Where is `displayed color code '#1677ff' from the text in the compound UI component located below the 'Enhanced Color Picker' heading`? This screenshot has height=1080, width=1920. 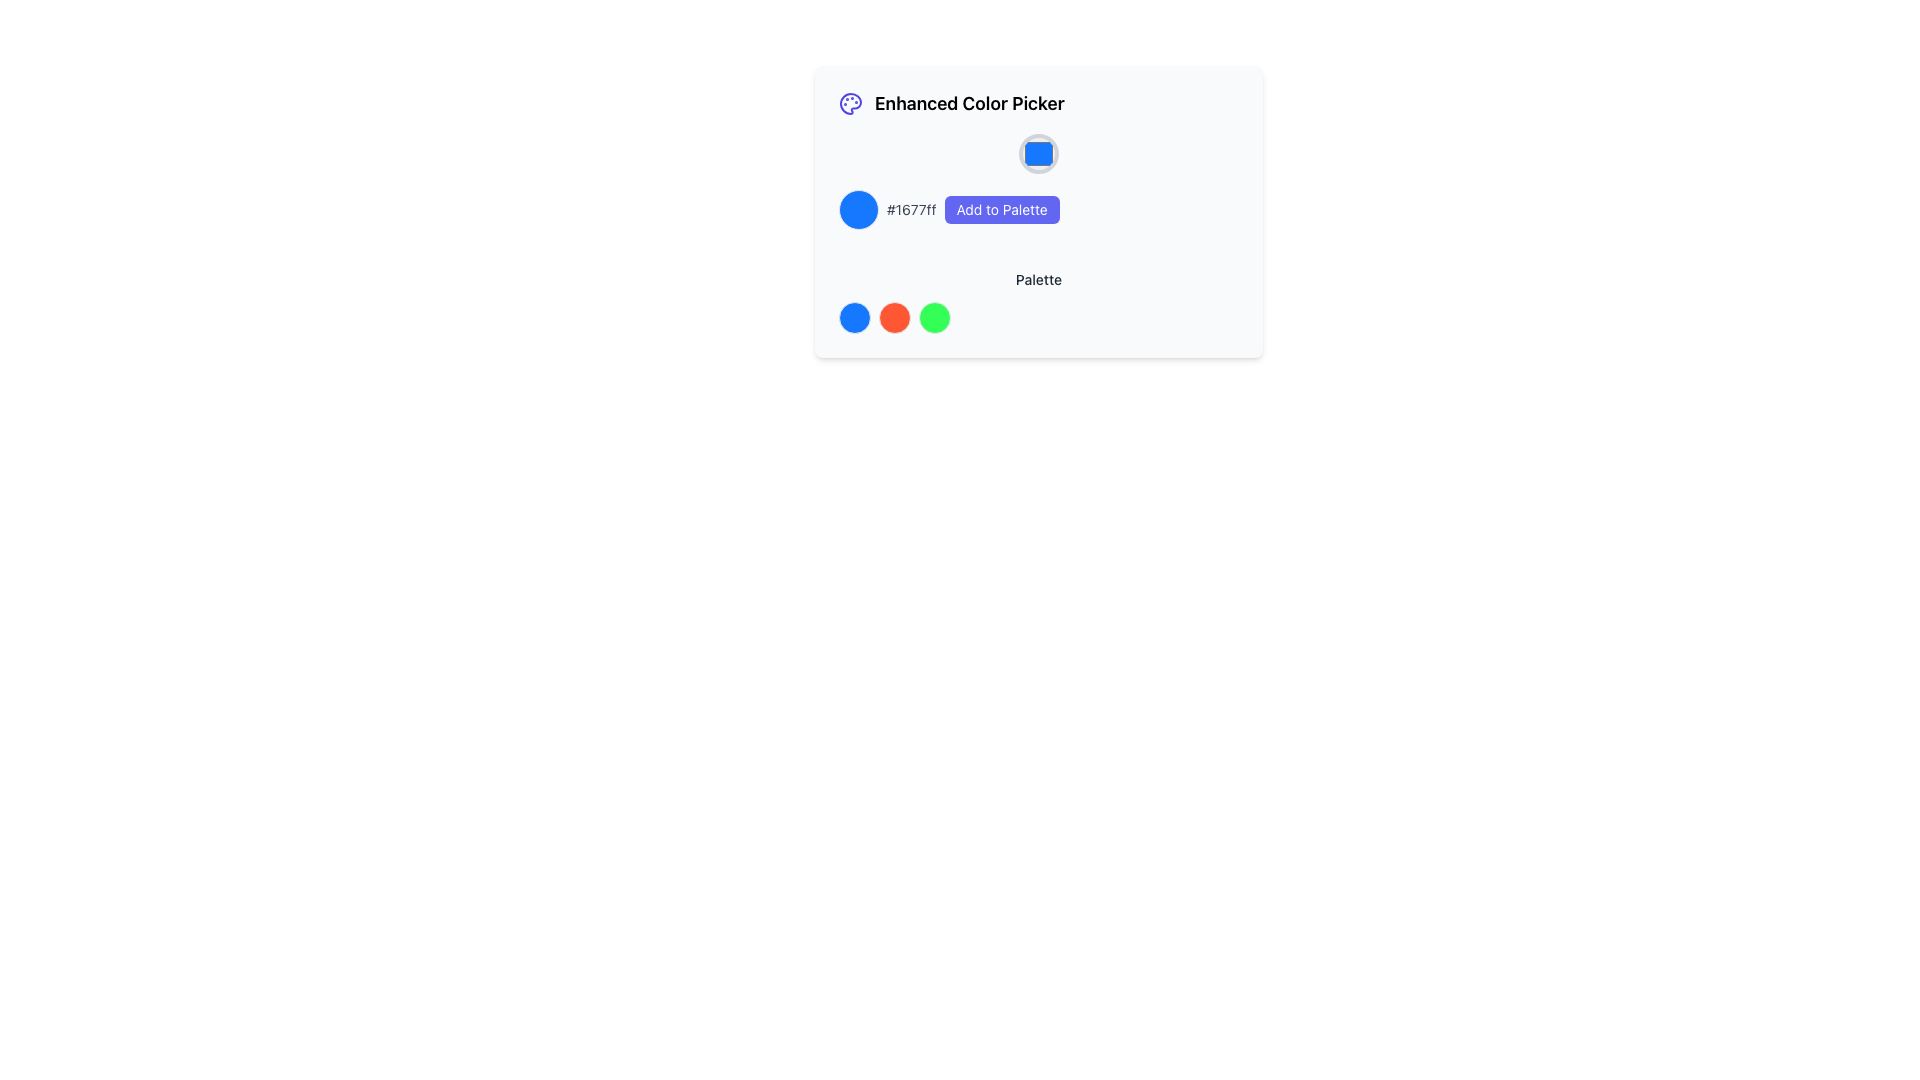 displayed color code '#1677ff' from the text in the compound UI component located below the 'Enhanced Color Picker' heading is located at coordinates (1038, 209).